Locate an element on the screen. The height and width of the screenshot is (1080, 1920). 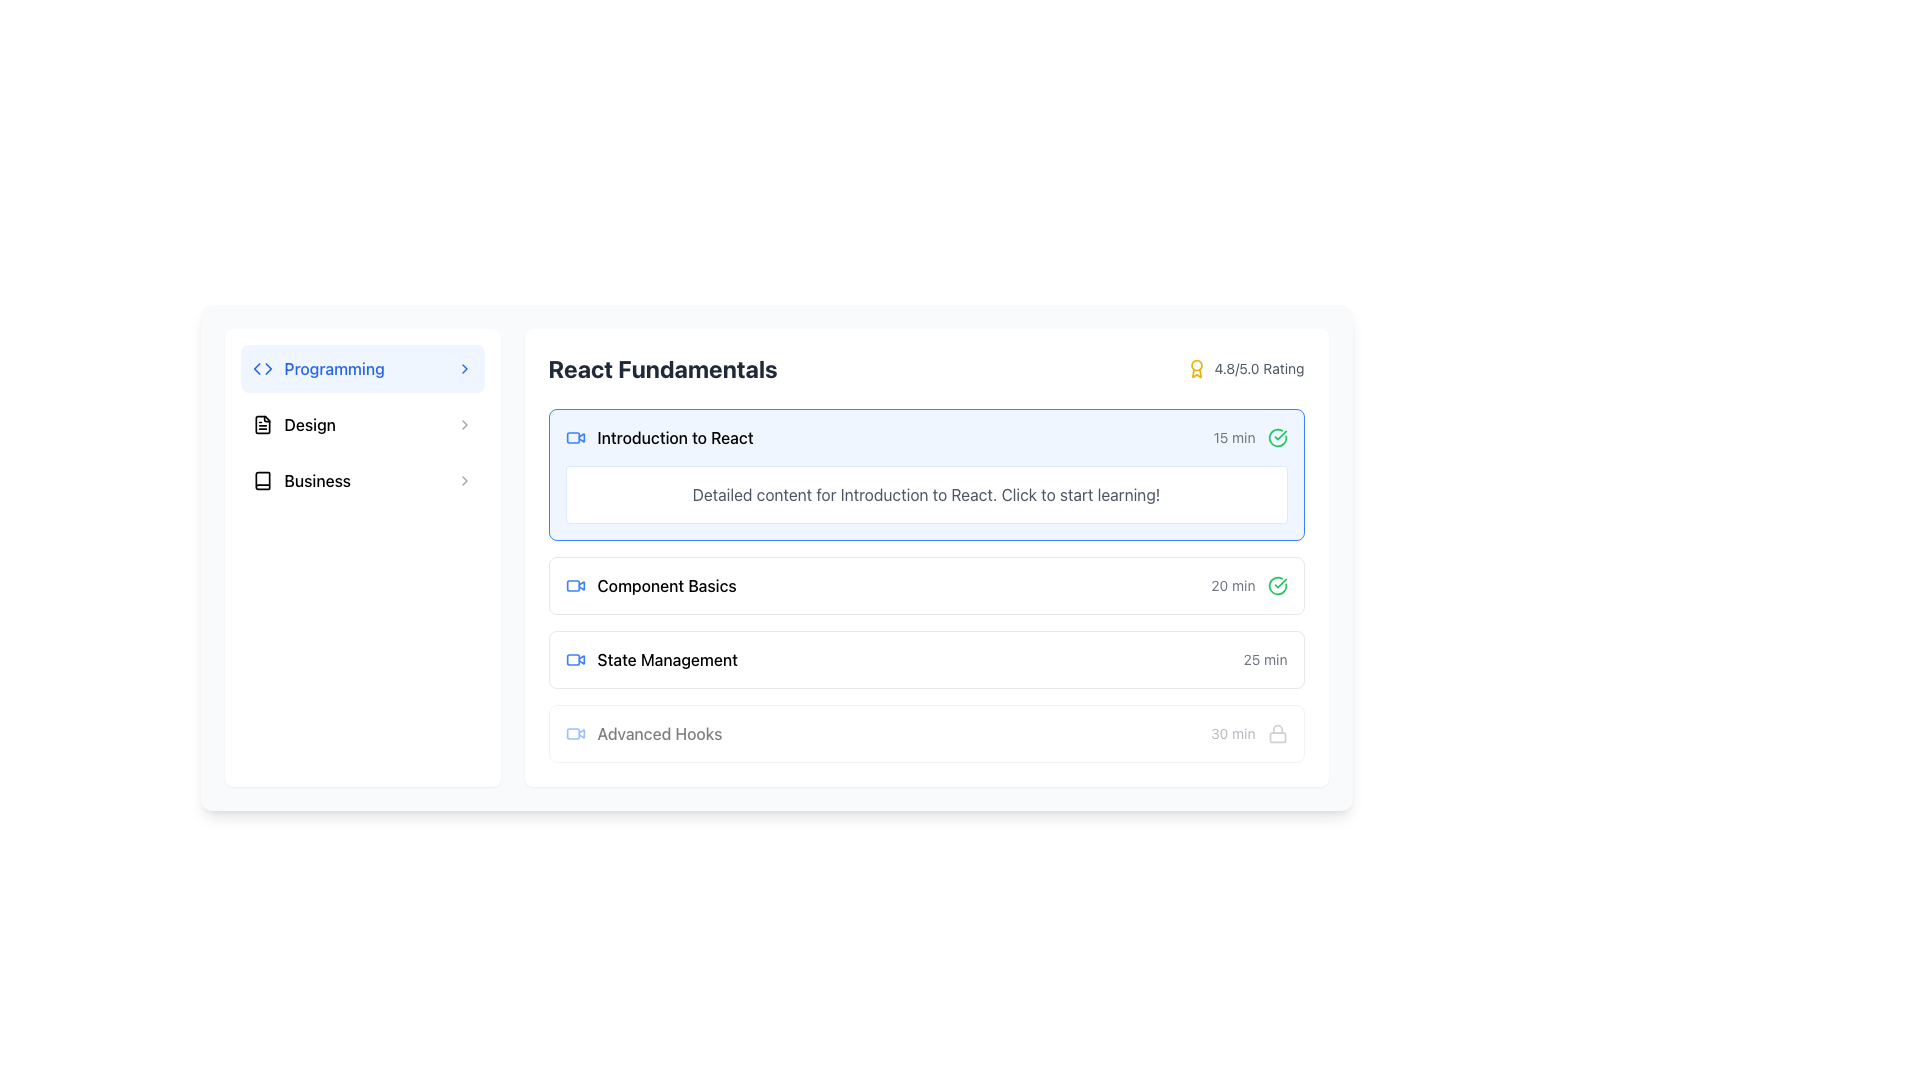
the interactive card titled 'Component Basics' within the 'React Fundamentals' section is located at coordinates (925, 585).